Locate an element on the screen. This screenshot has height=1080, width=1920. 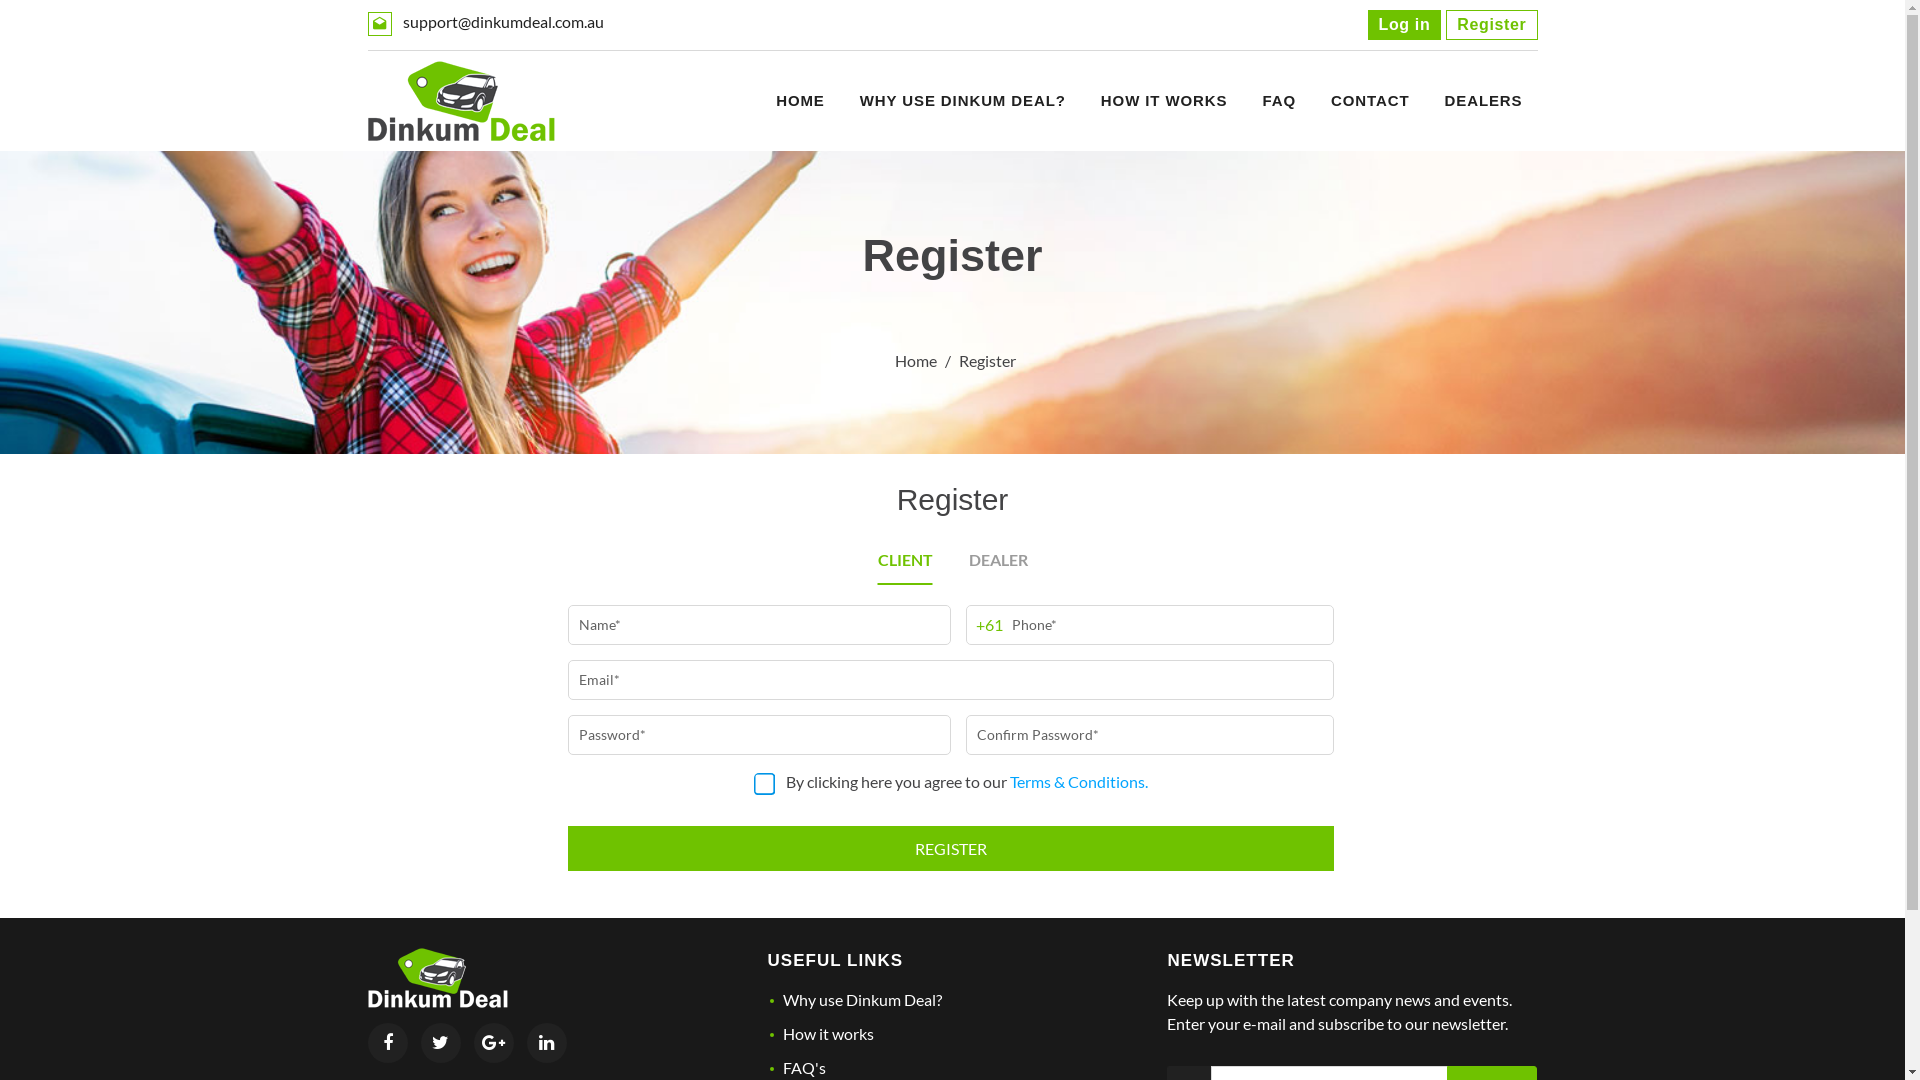
'Why use Dinkum Deal?' is located at coordinates (861, 999).